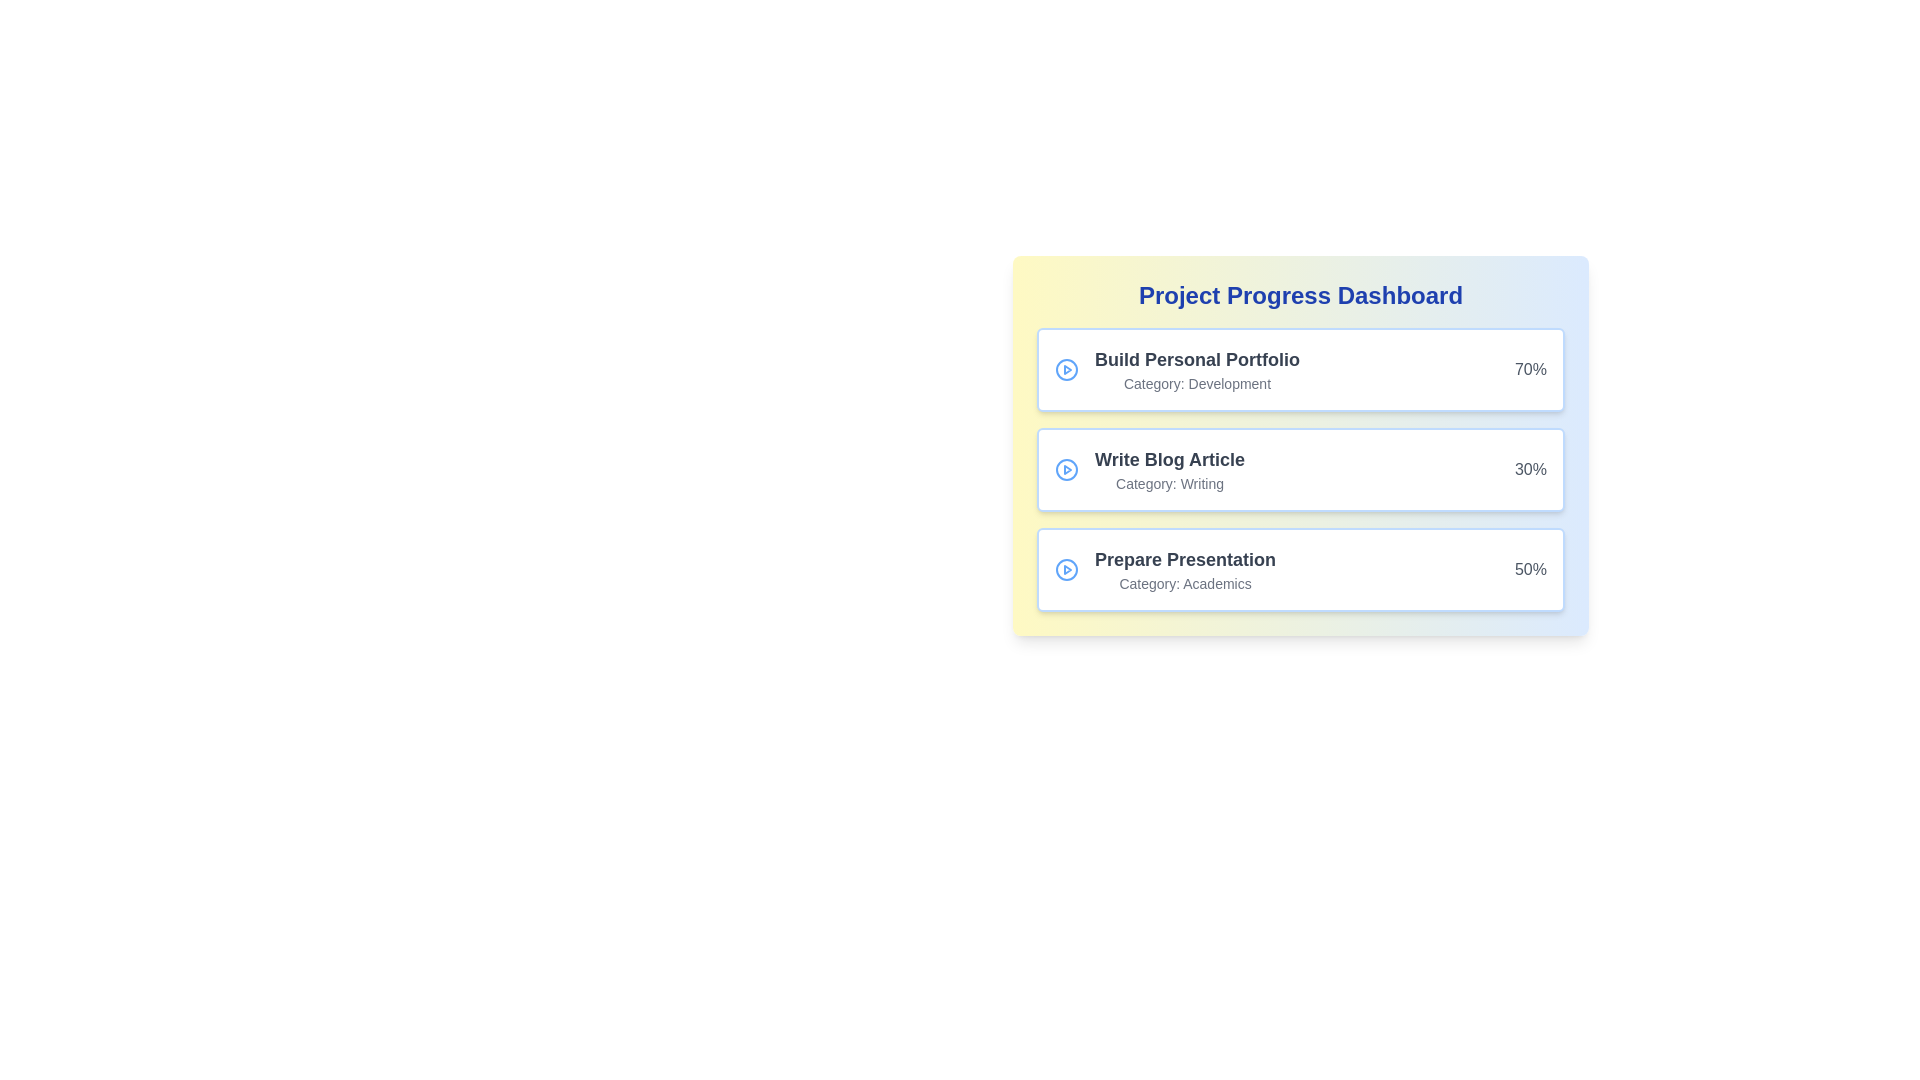  Describe the element at coordinates (1197, 358) in the screenshot. I see `the static text 'Build Personal Portfolio' which is the title within a rectangular card on the dashboard` at that location.